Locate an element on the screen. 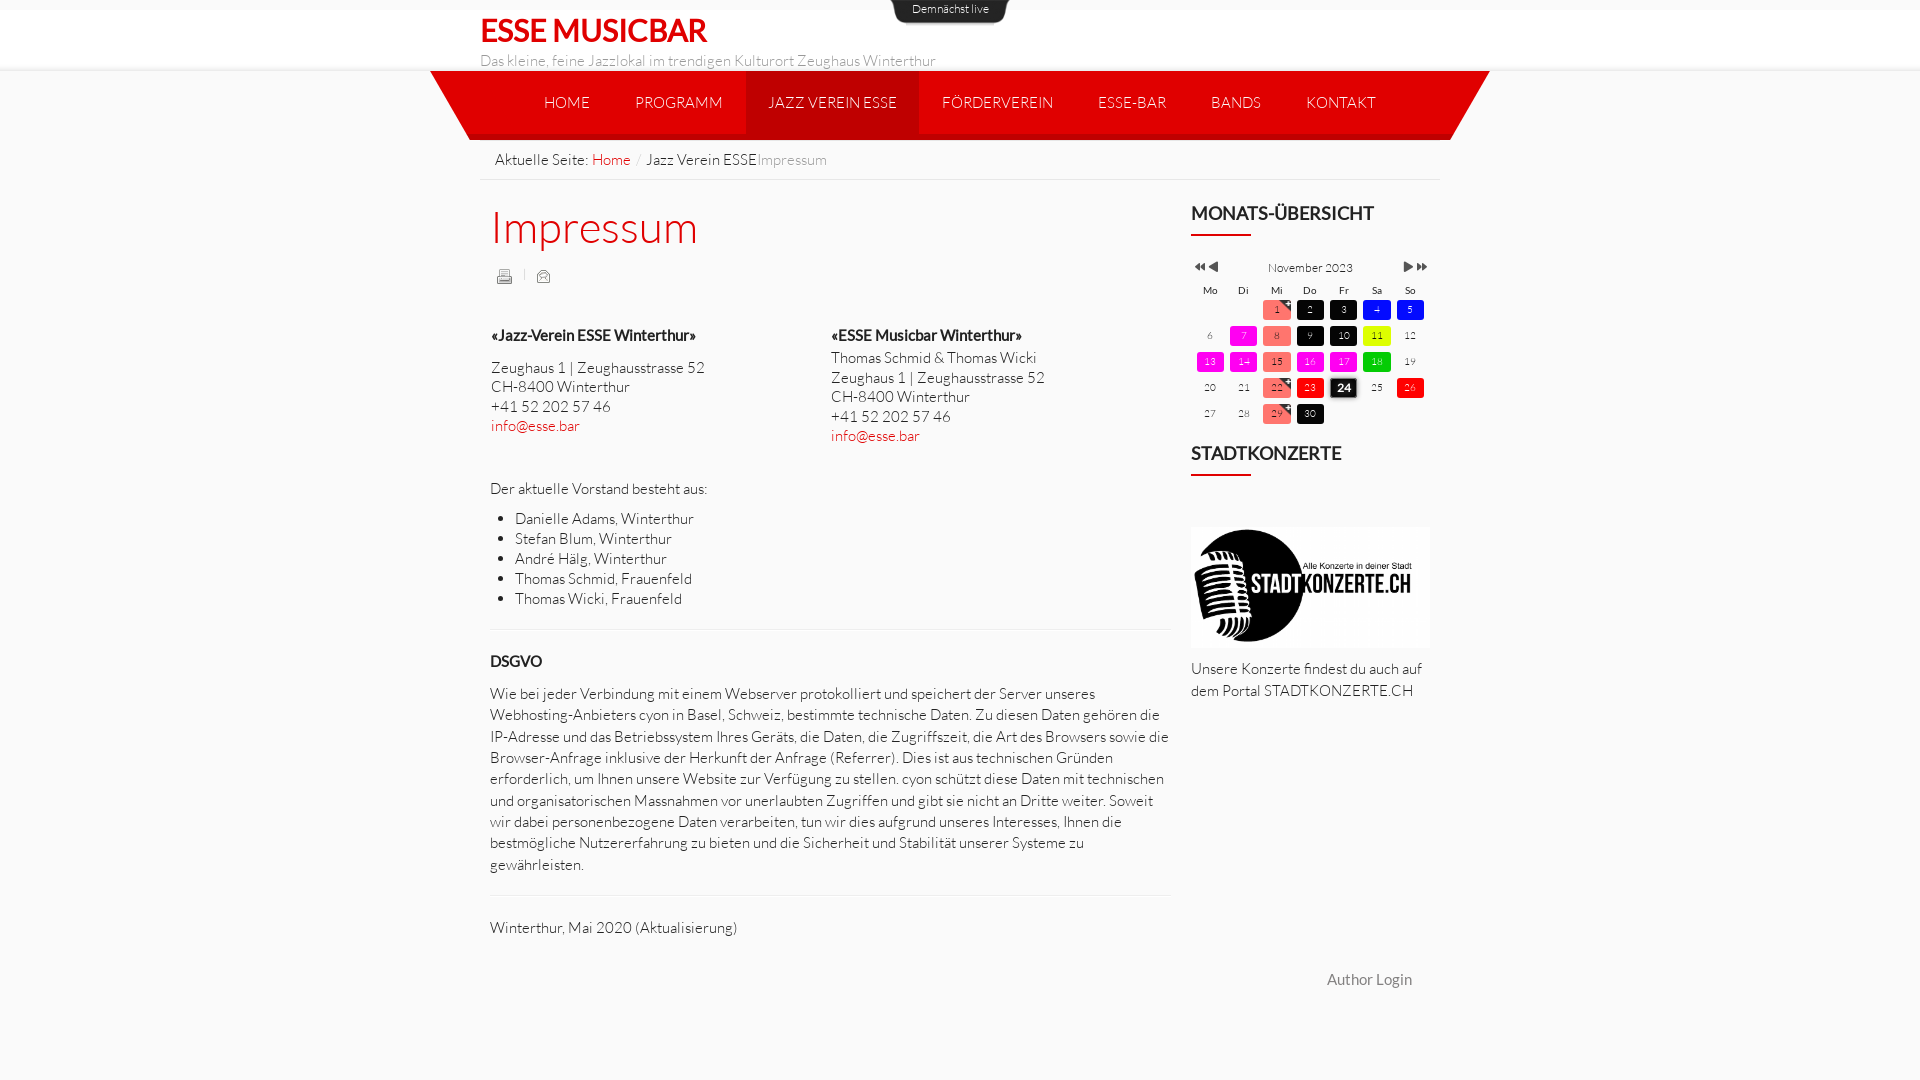  'info@esse.bar' is located at coordinates (490, 424).